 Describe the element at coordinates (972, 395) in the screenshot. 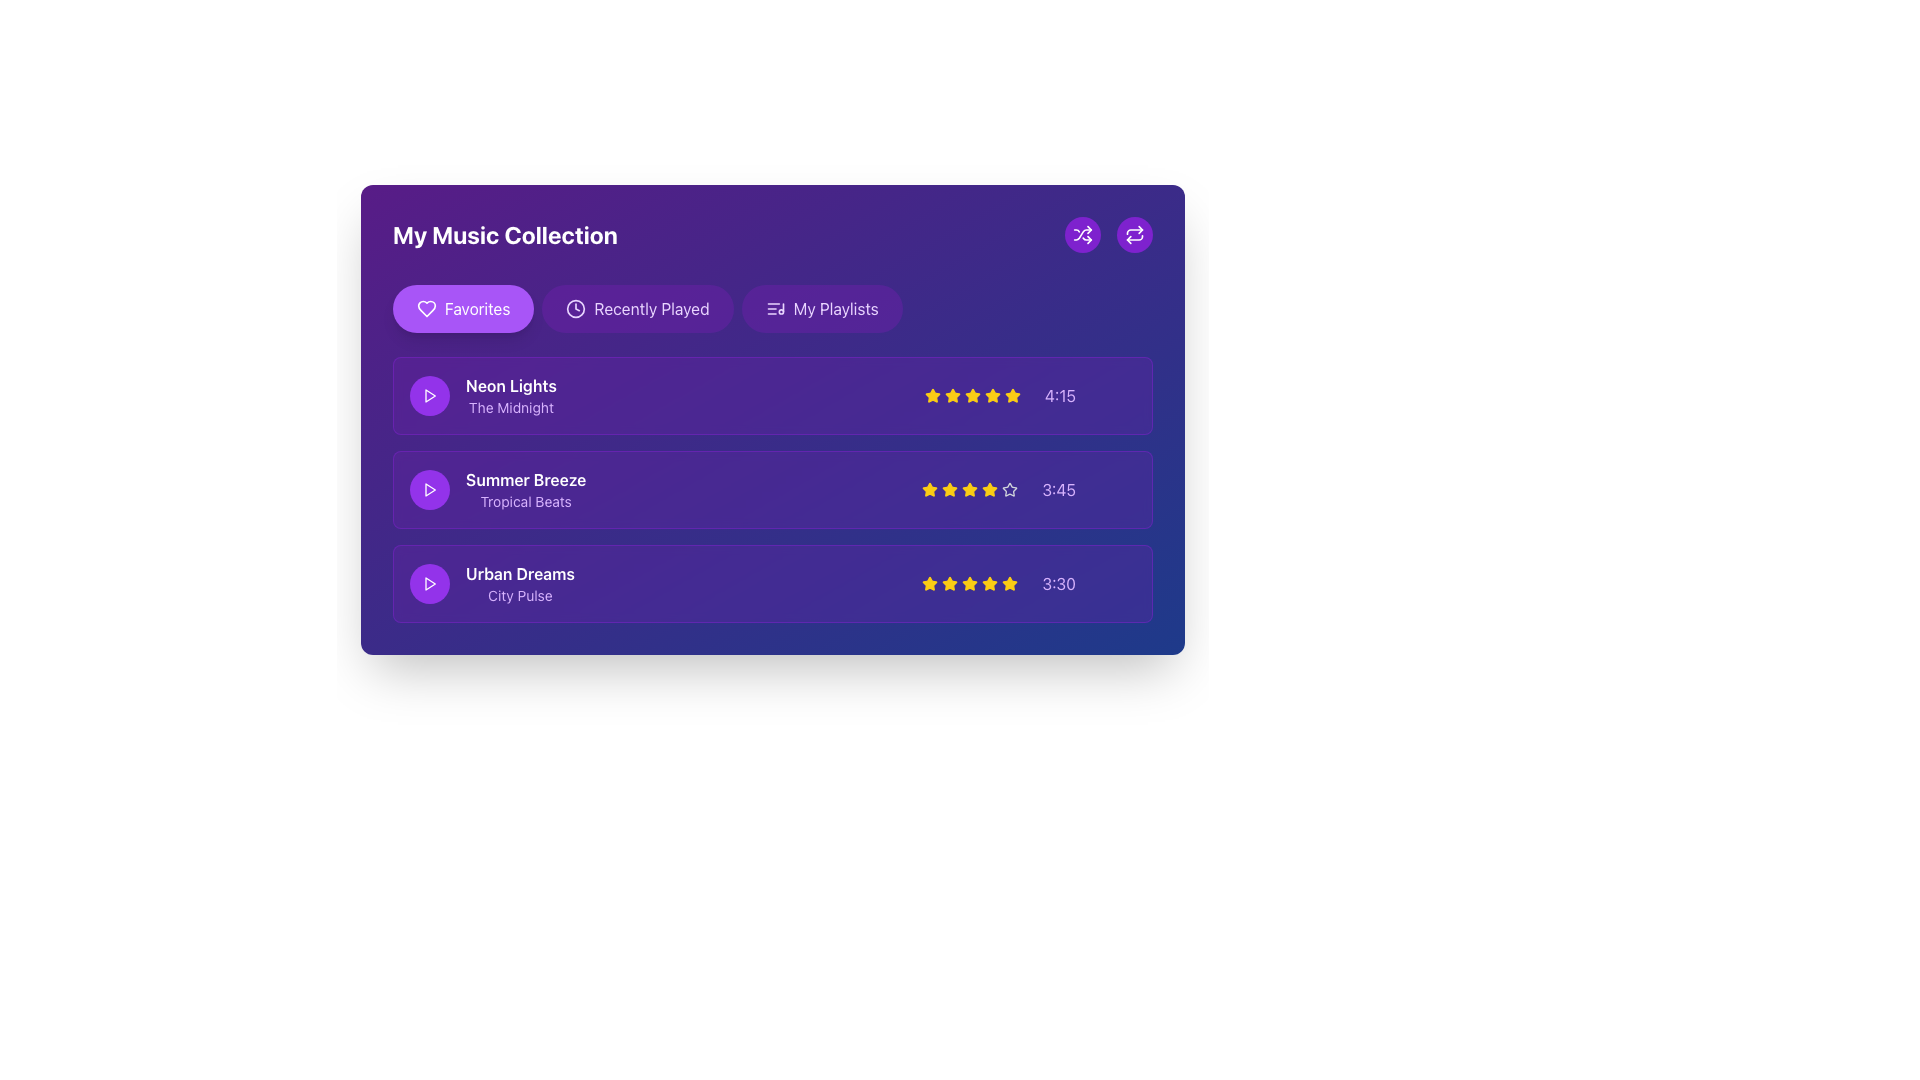

I see `the second star icon in the rating system for the 'Neon Lights' song under the 'Favorites' tab to visualize interaction potential` at that location.